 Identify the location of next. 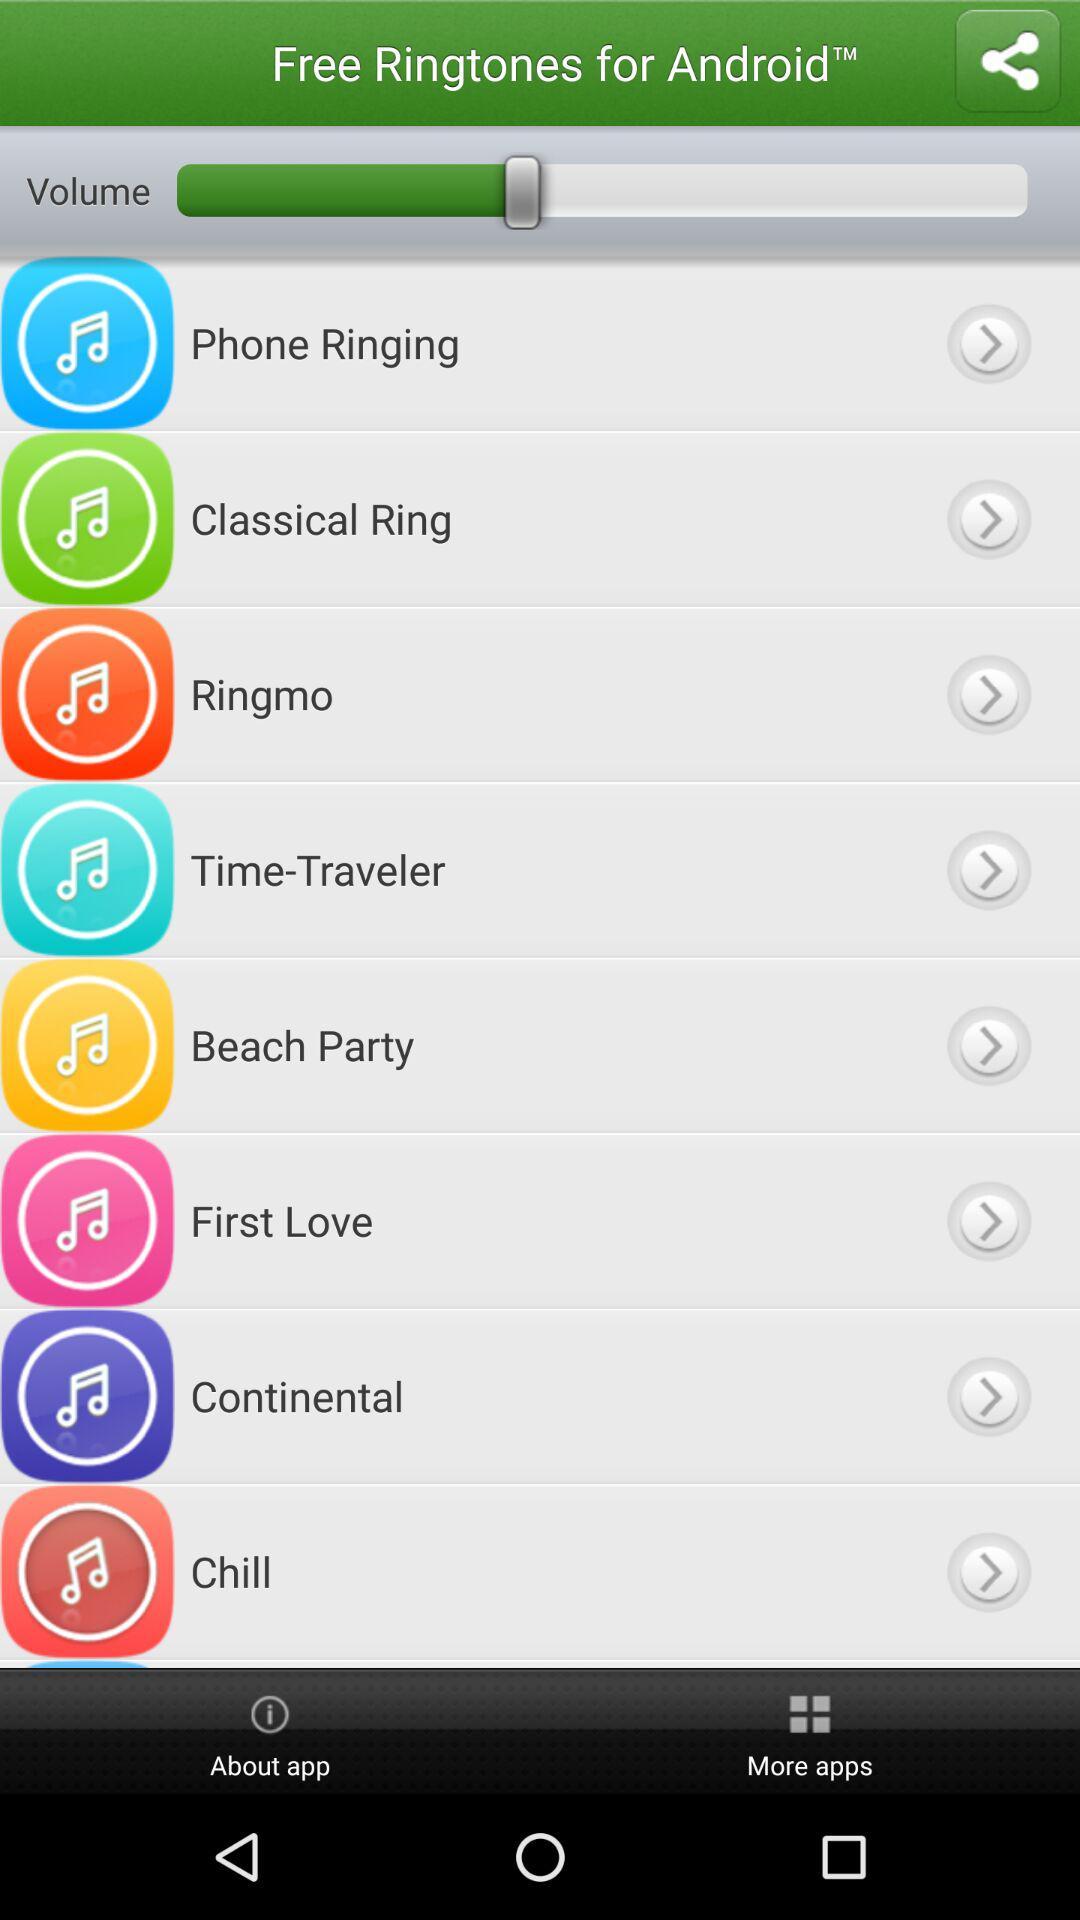
(987, 694).